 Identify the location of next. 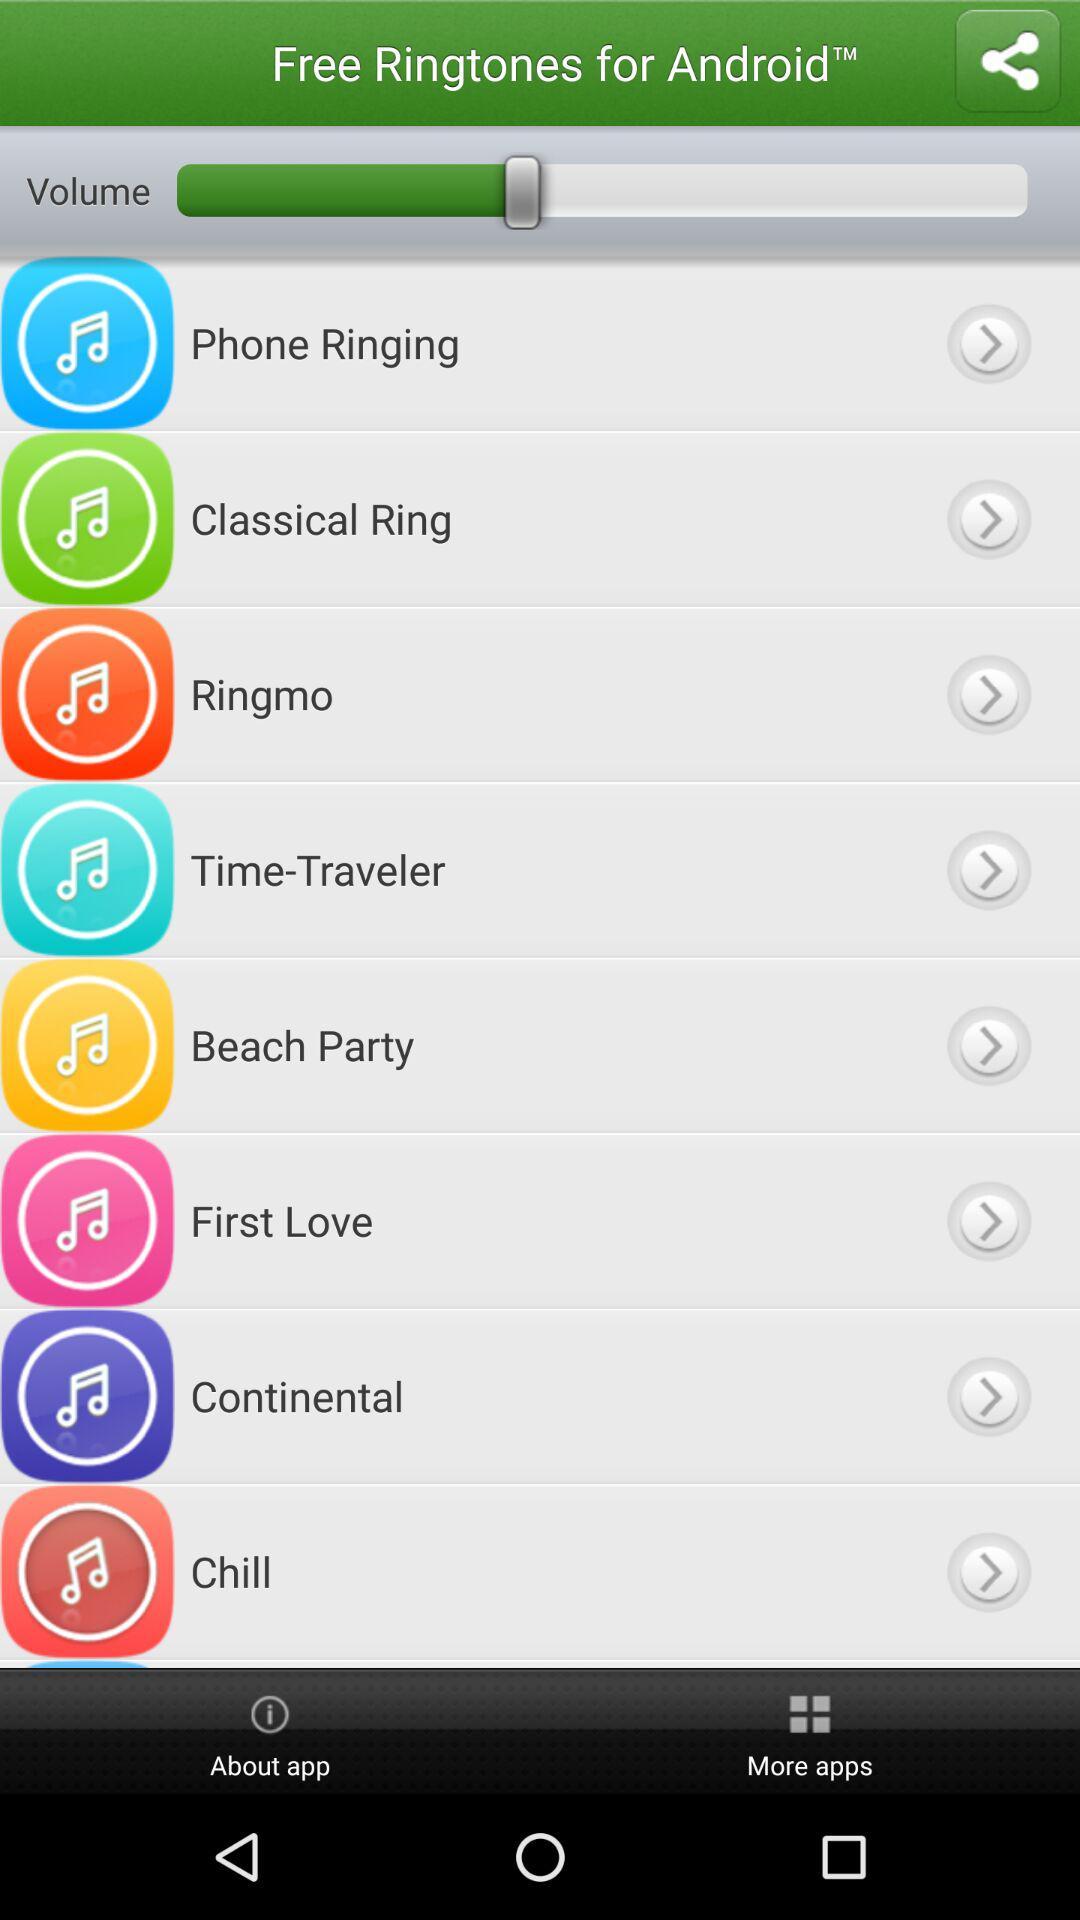
(987, 694).